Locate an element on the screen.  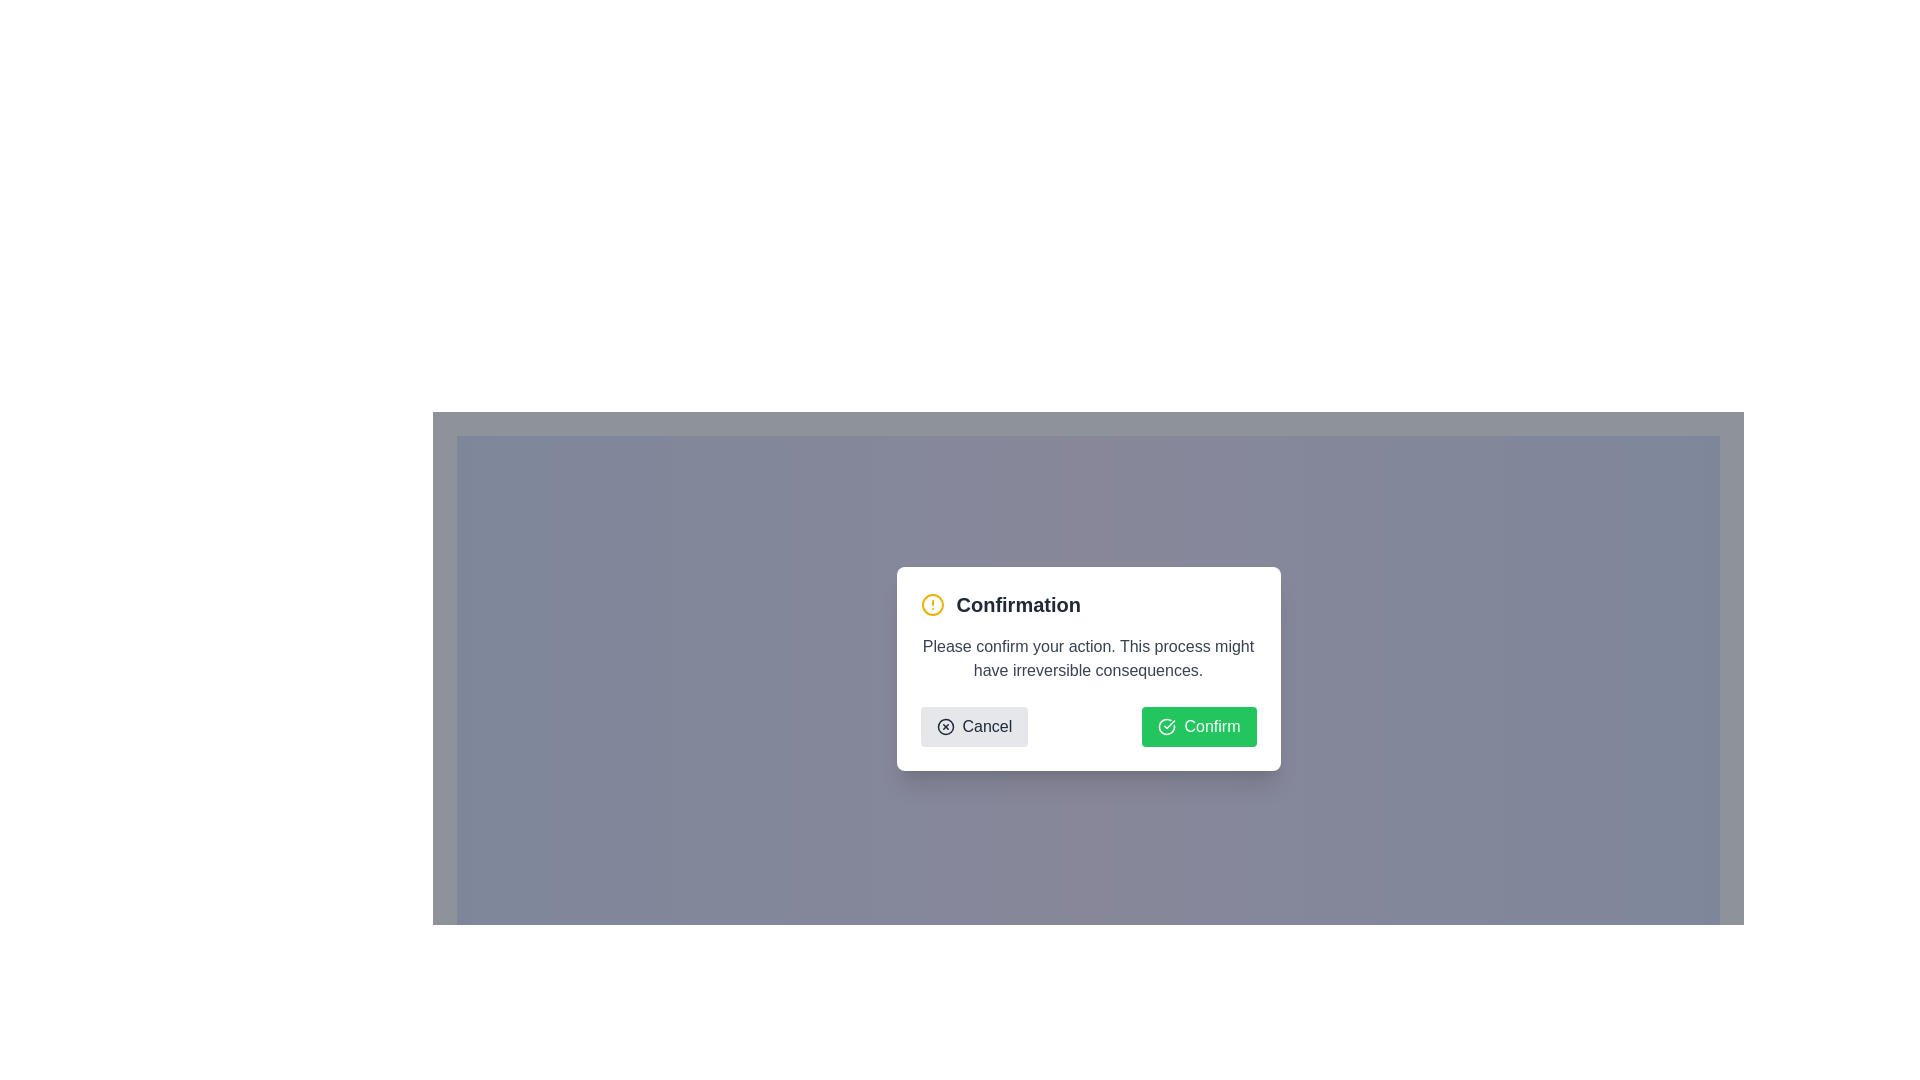
the warning icon located to the left of the bold 'Confirmation' text in the dialog box is located at coordinates (931, 603).